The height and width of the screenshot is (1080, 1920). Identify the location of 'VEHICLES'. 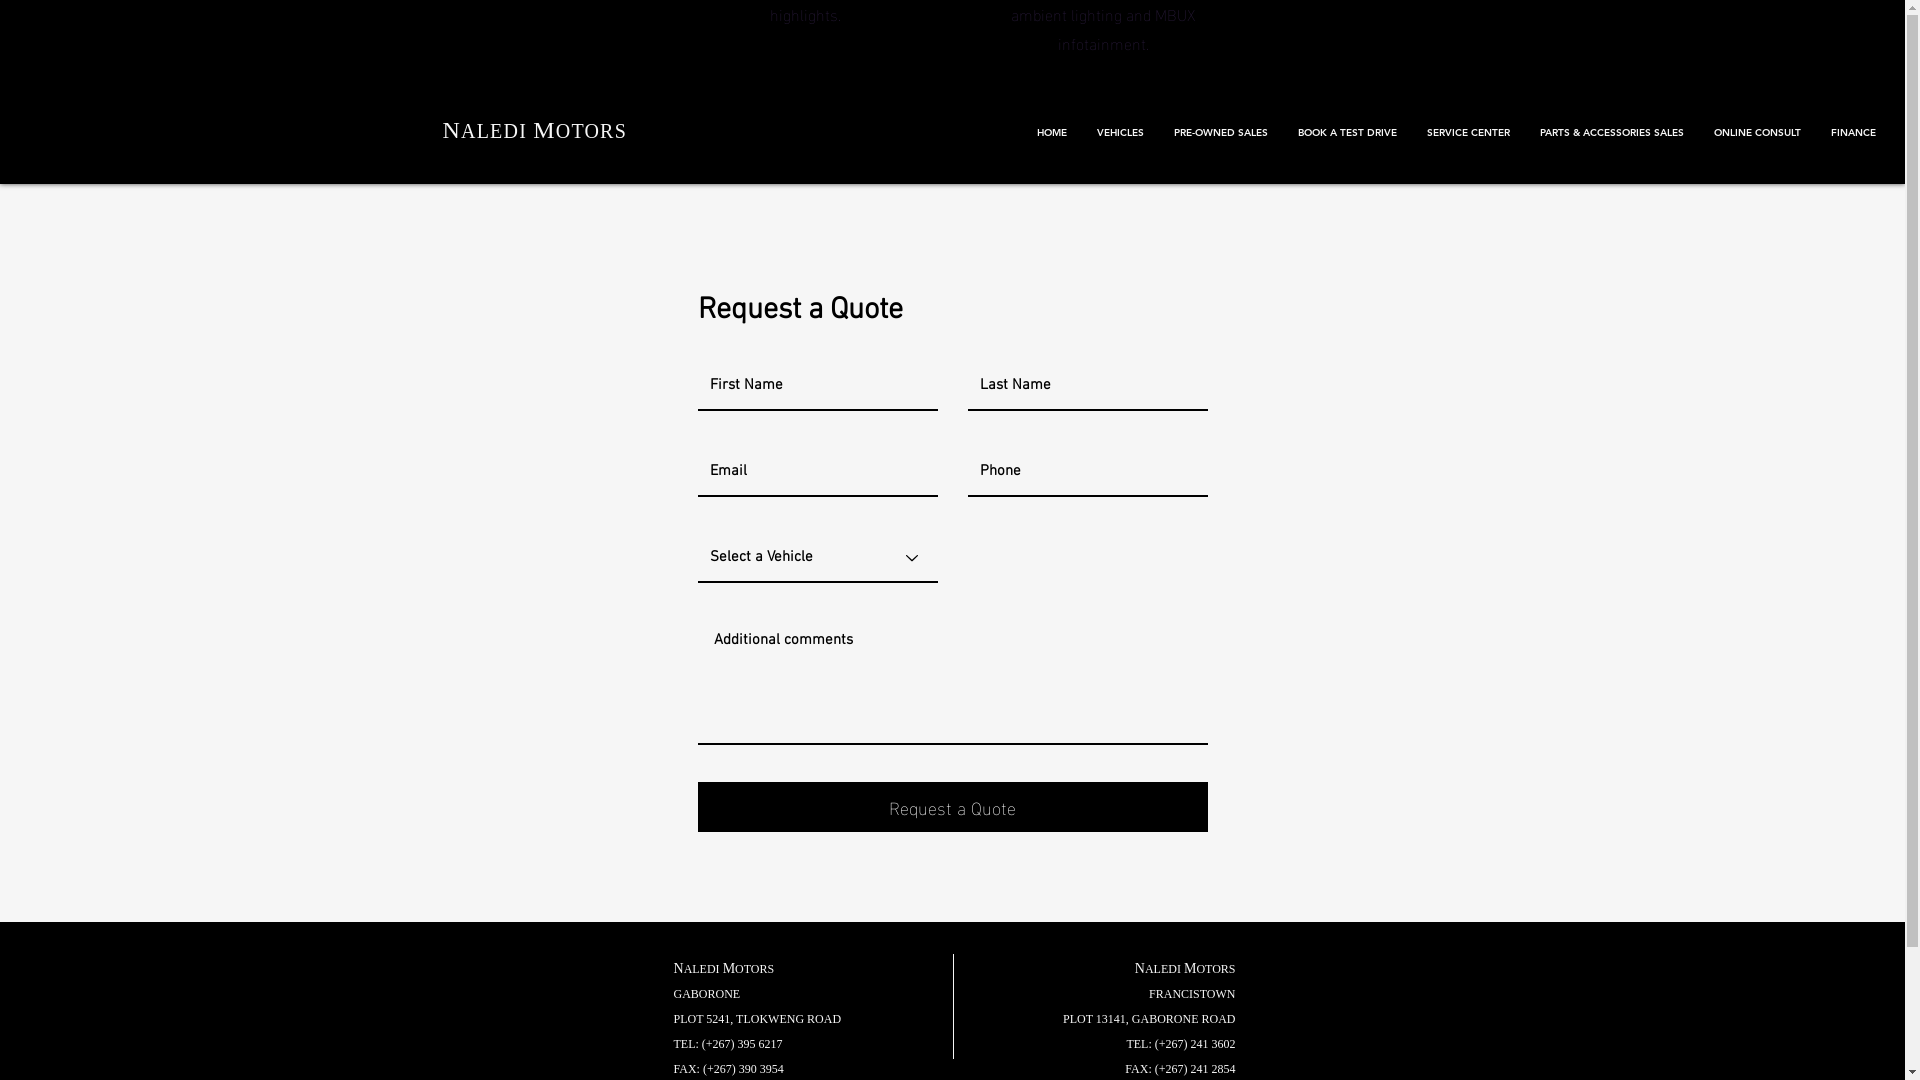
(1120, 132).